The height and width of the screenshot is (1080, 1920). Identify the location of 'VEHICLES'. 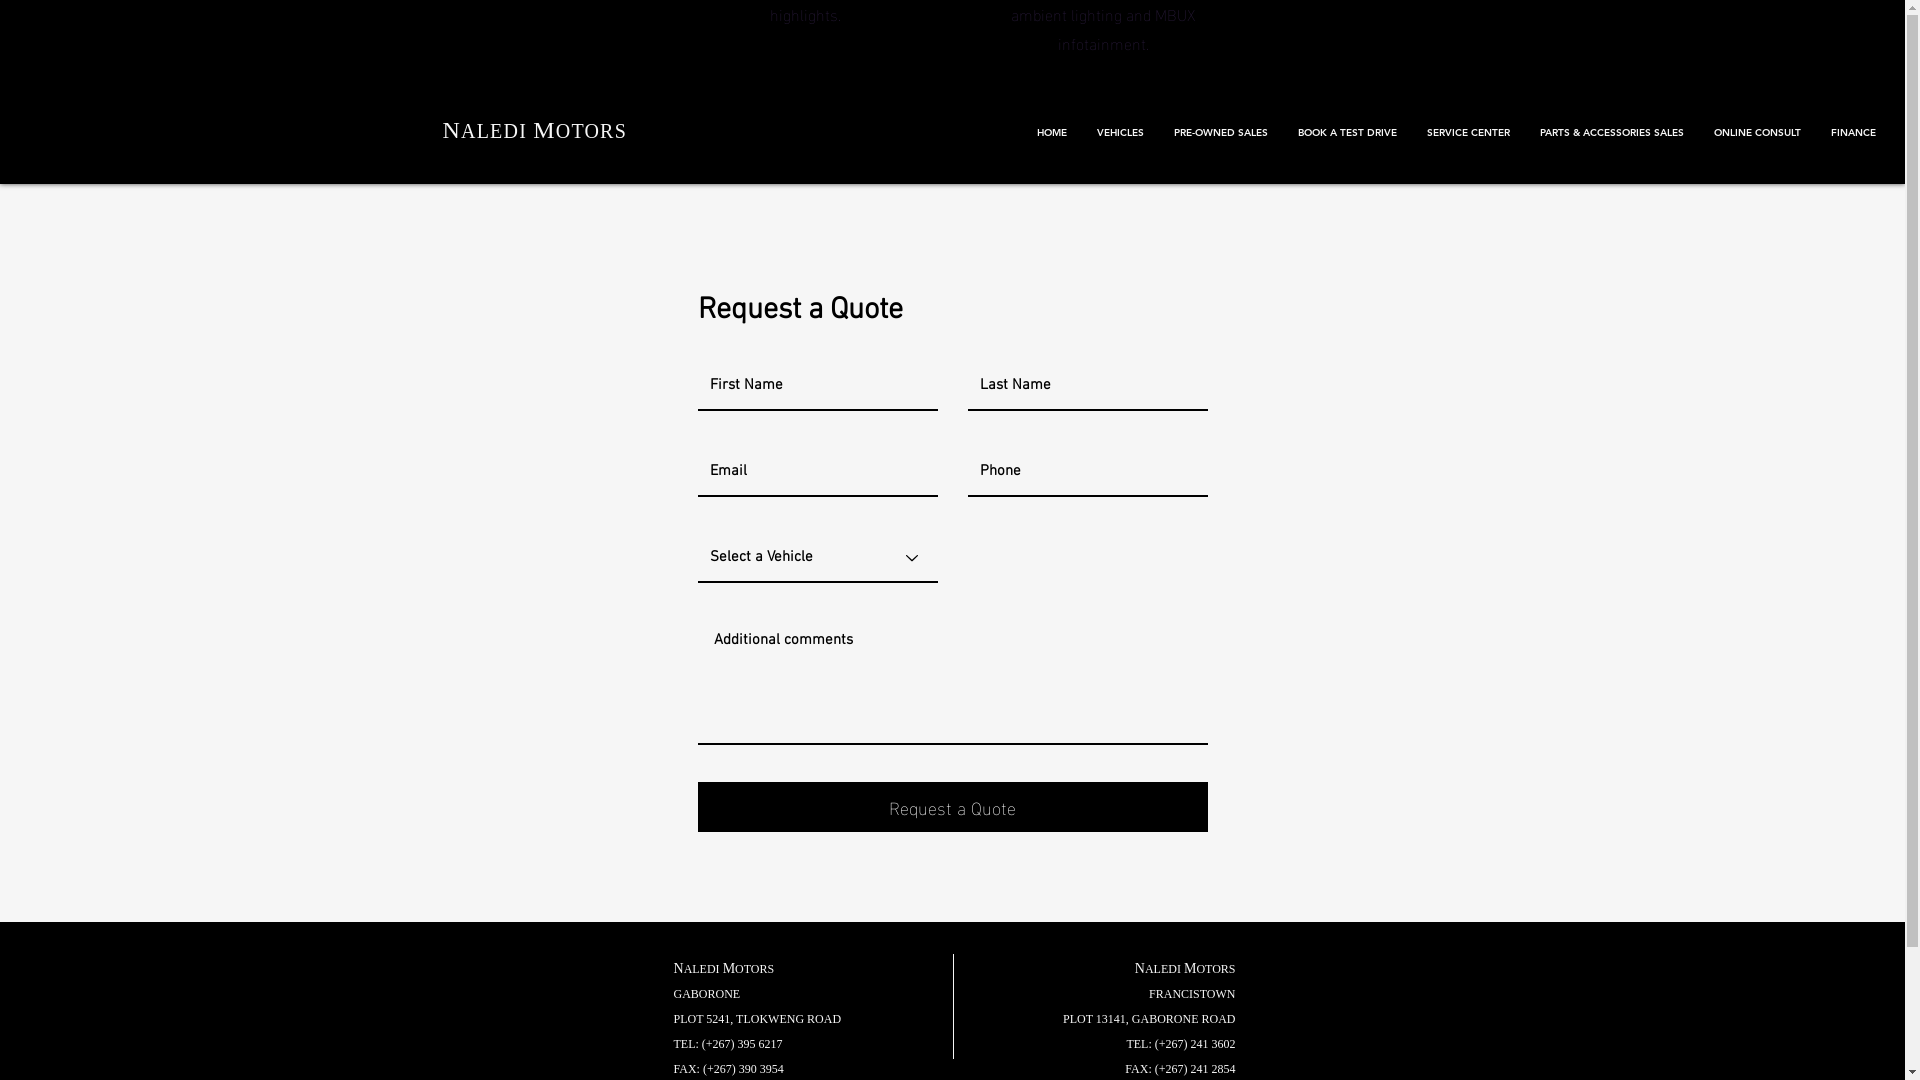
(1120, 132).